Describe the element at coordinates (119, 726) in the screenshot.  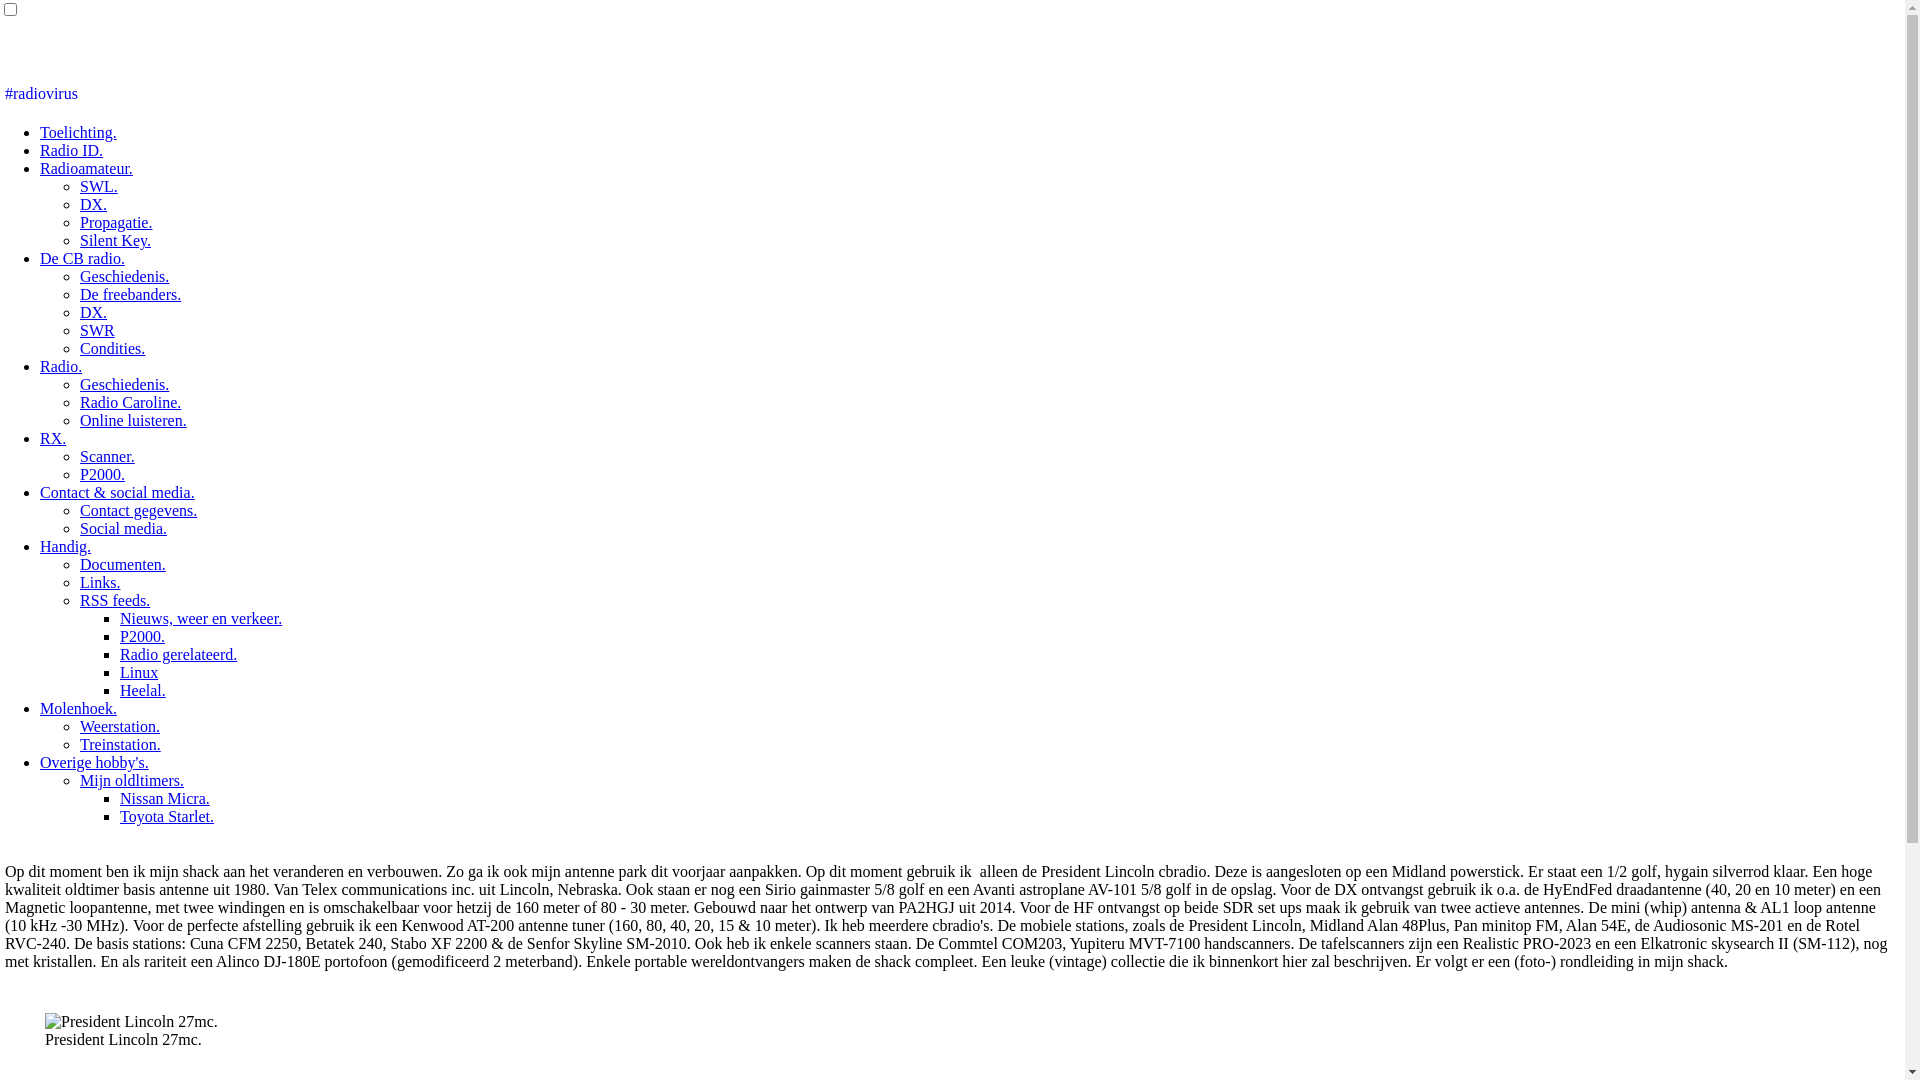
I see `'Weerstation.'` at that location.